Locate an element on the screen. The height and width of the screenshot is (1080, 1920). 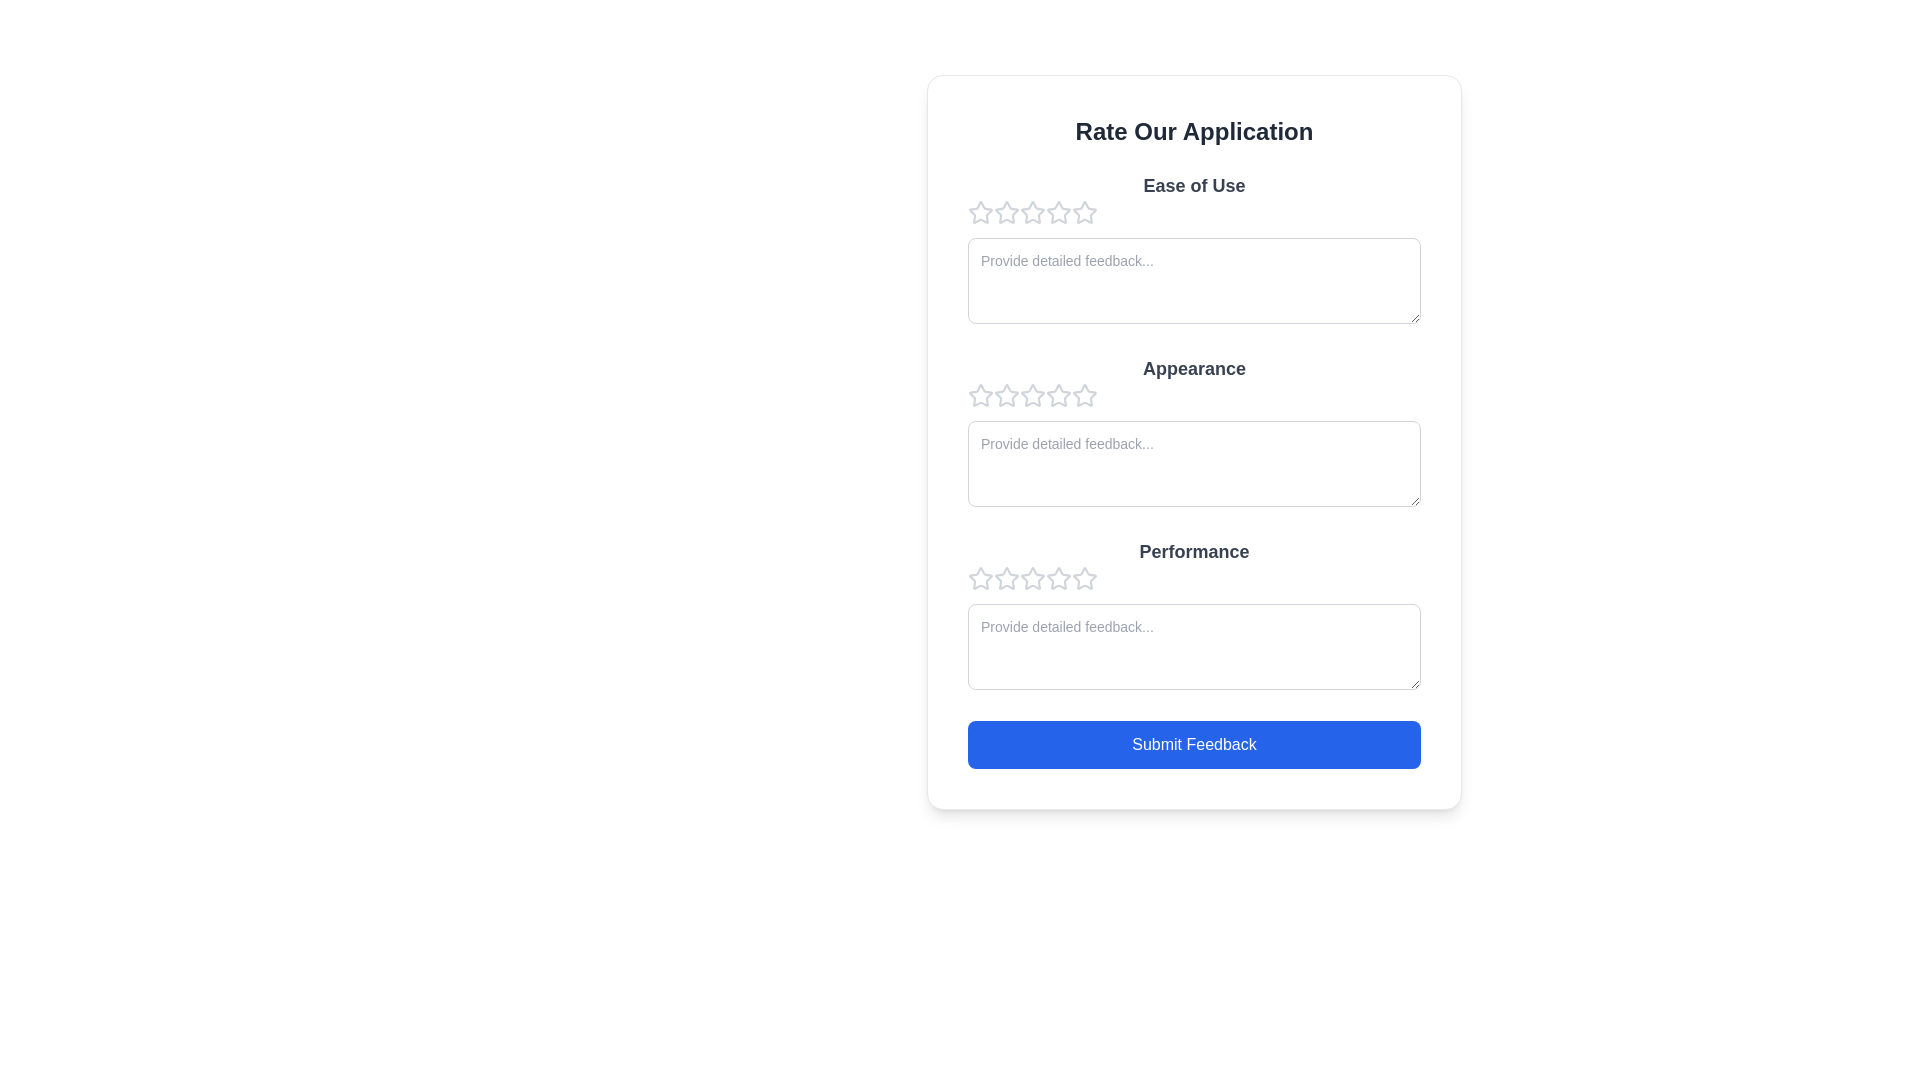
the second star from the left in the rating system is located at coordinates (1056, 394).